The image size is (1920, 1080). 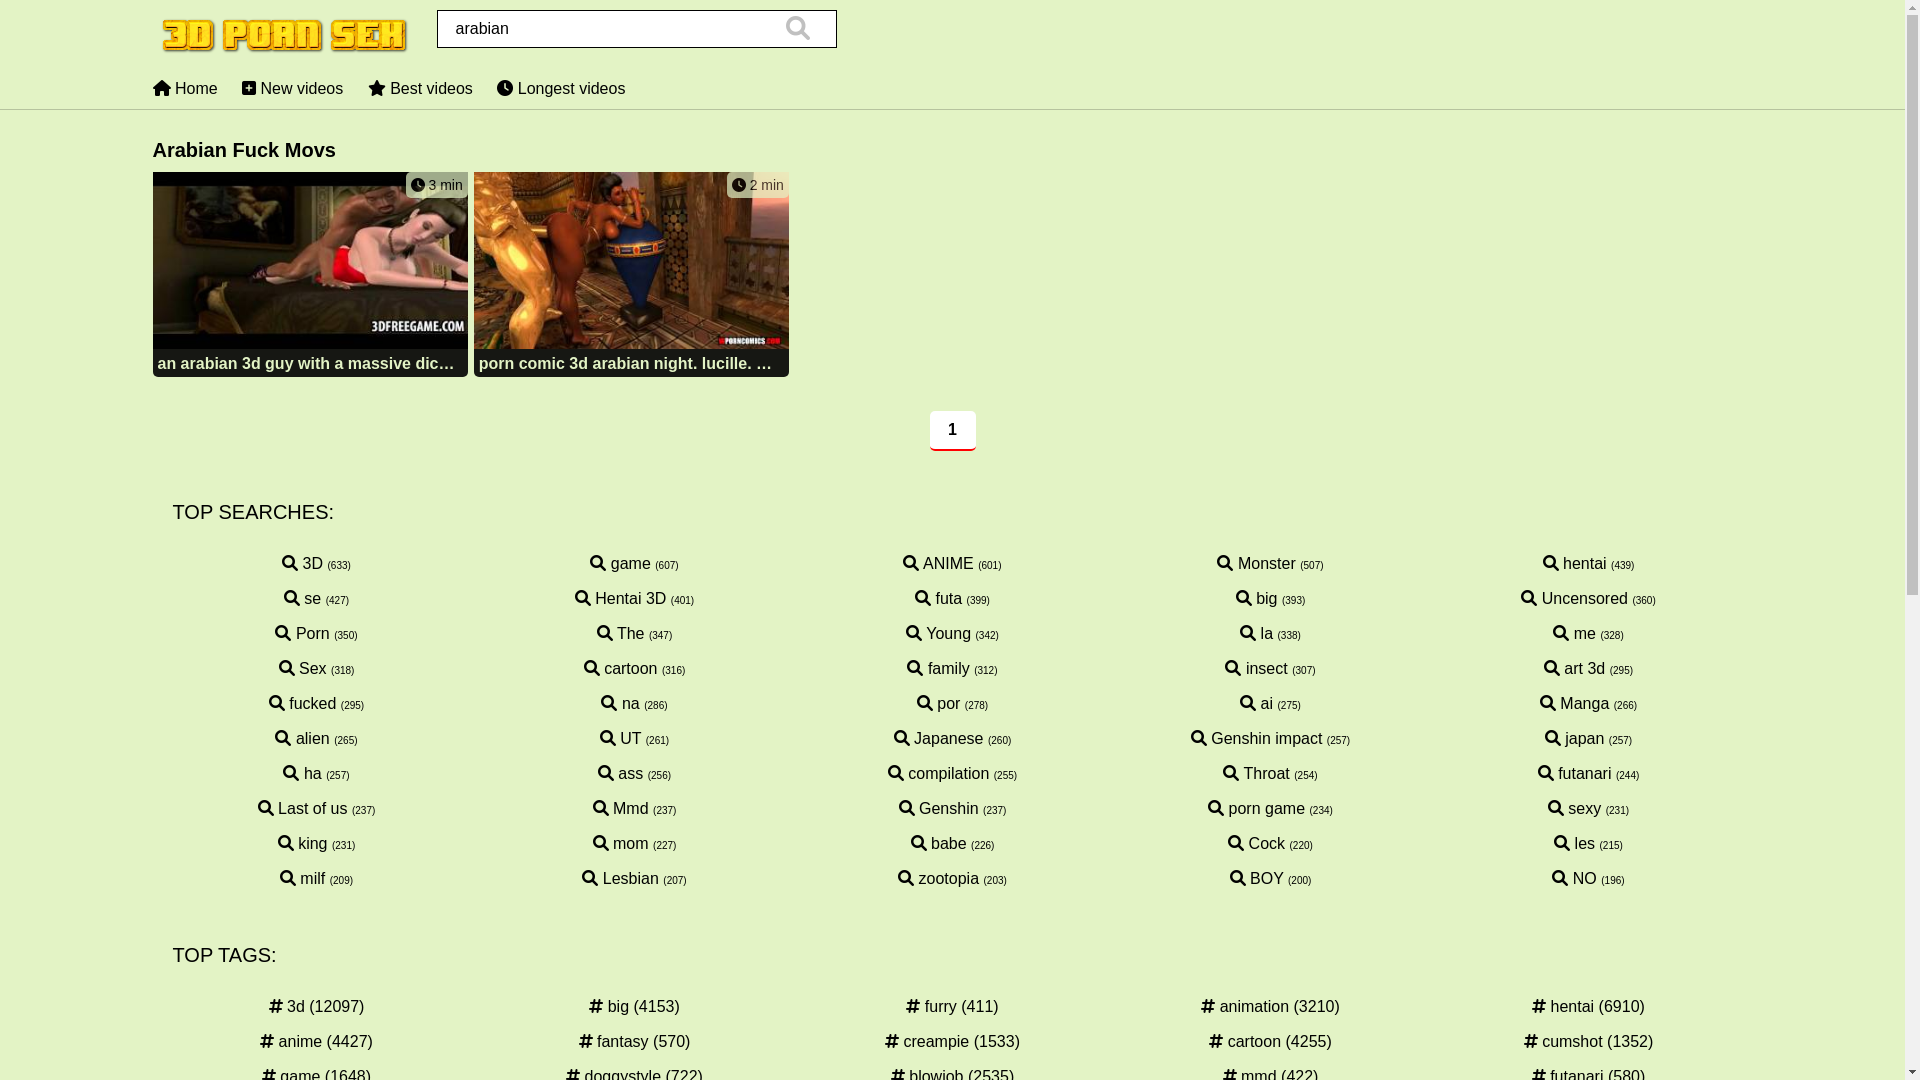 What do you see at coordinates (1222, 772) in the screenshot?
I see `'Throat'` at bounding box center [1222, 772].